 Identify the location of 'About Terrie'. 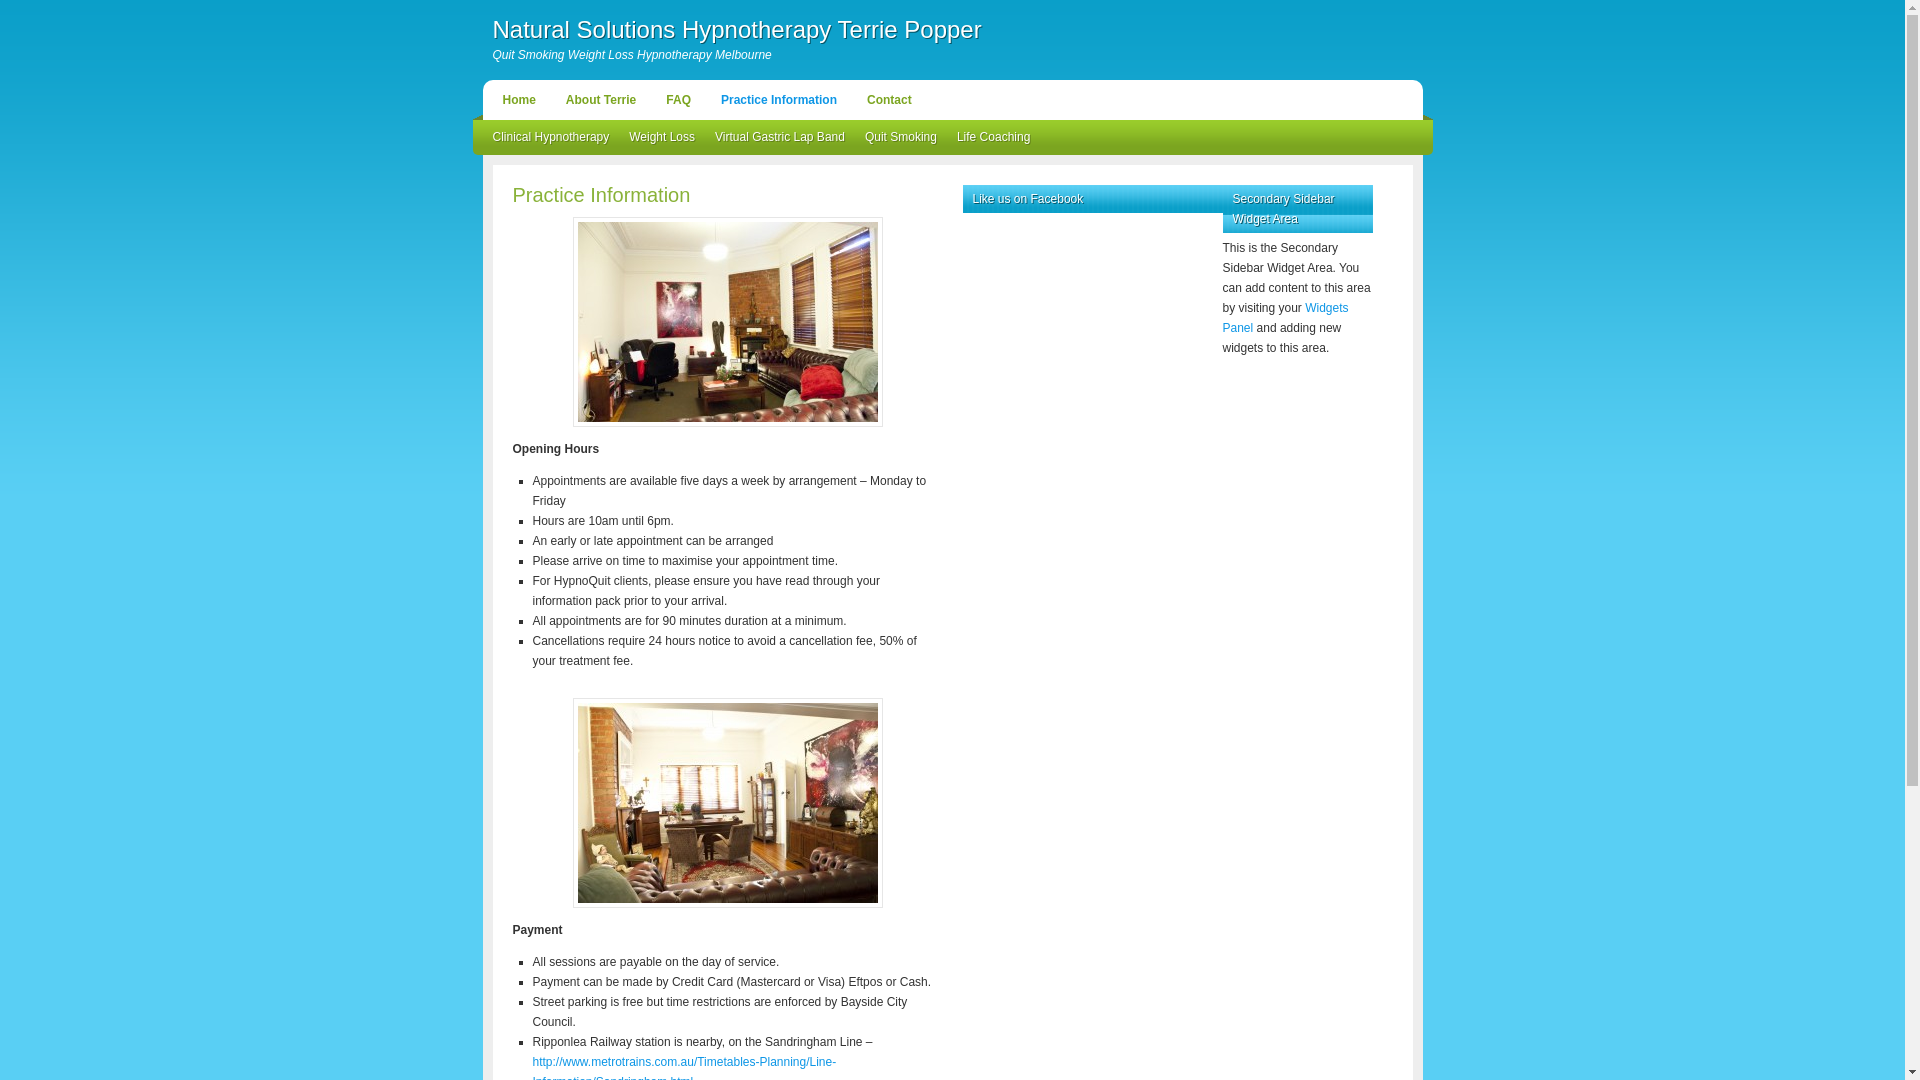
(599, 100).